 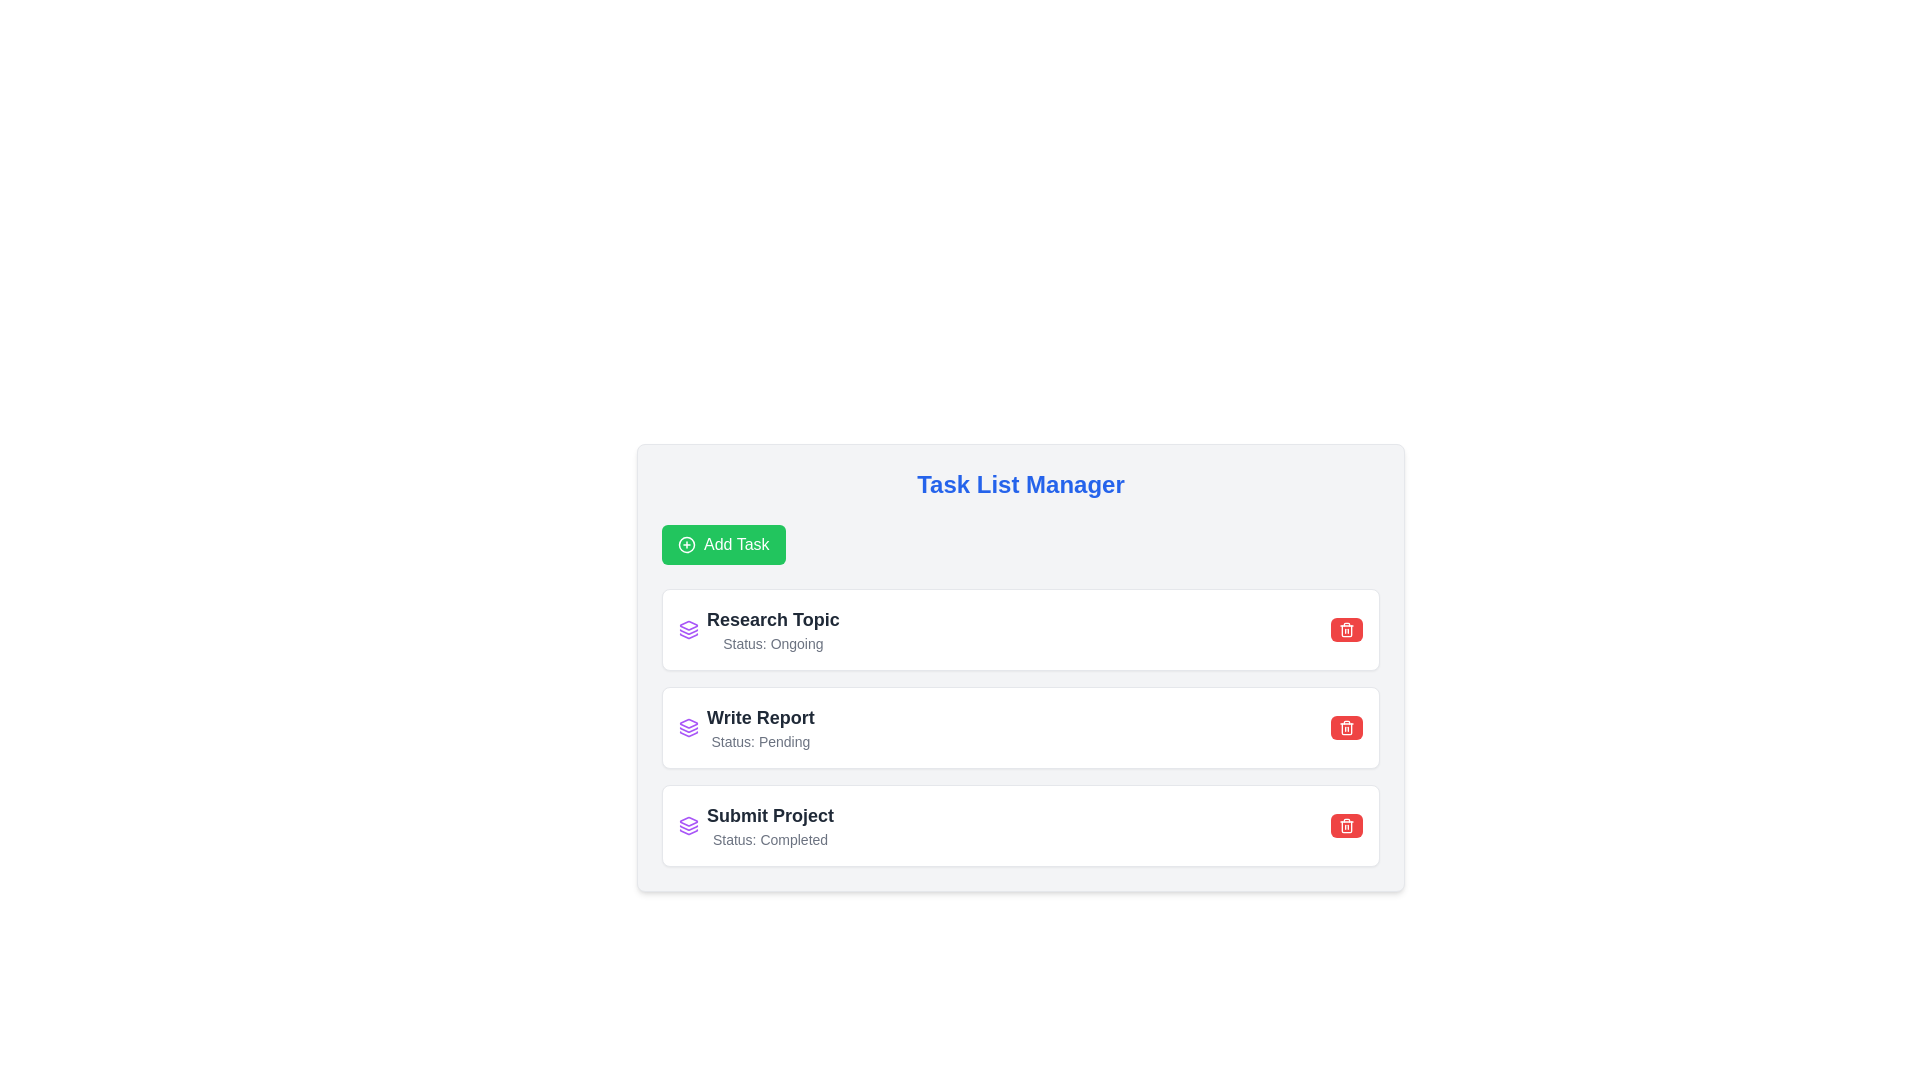 What do you see at coordinates (769, 825) in the screenshot?
I see `the 'Submit Project' text block, which is the last entry in the task list under the 'Task List Manager' header` at bounding box center [769, 825].